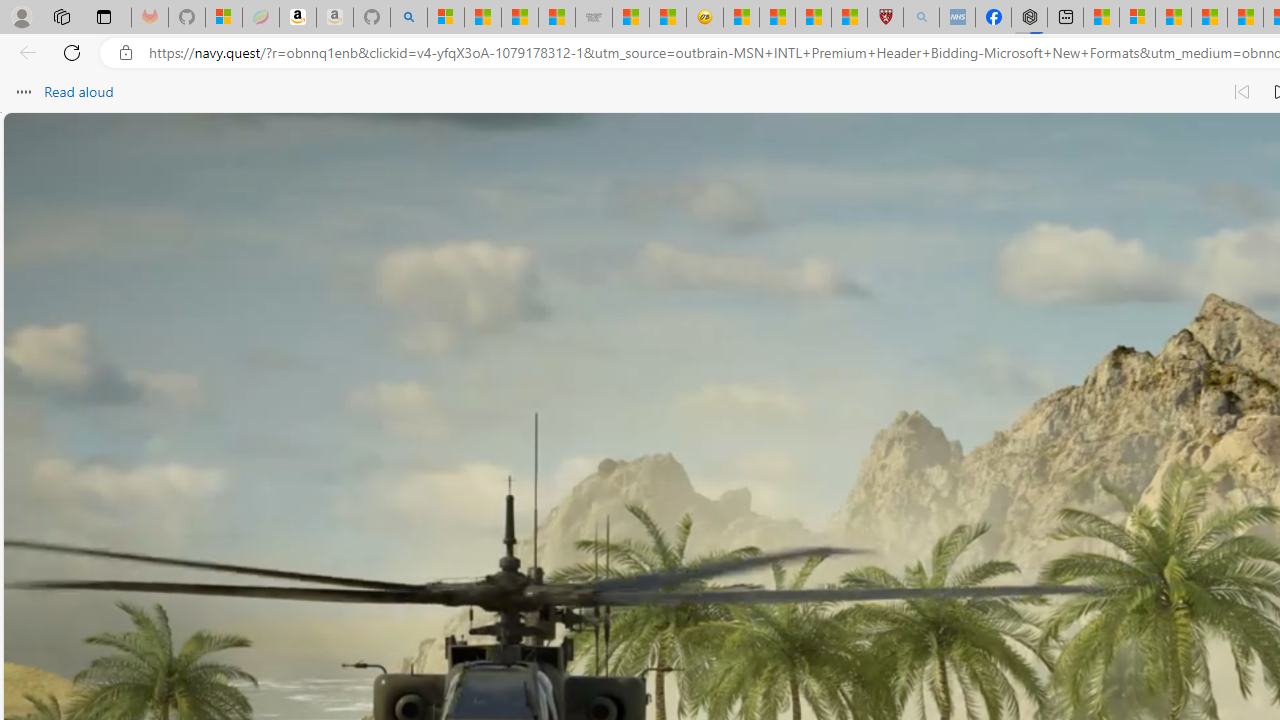 The height and width of the screenshot is (720, 1280). I want to click on '12 Popular Science Lies that Must be Corrected', so click(849, 17).